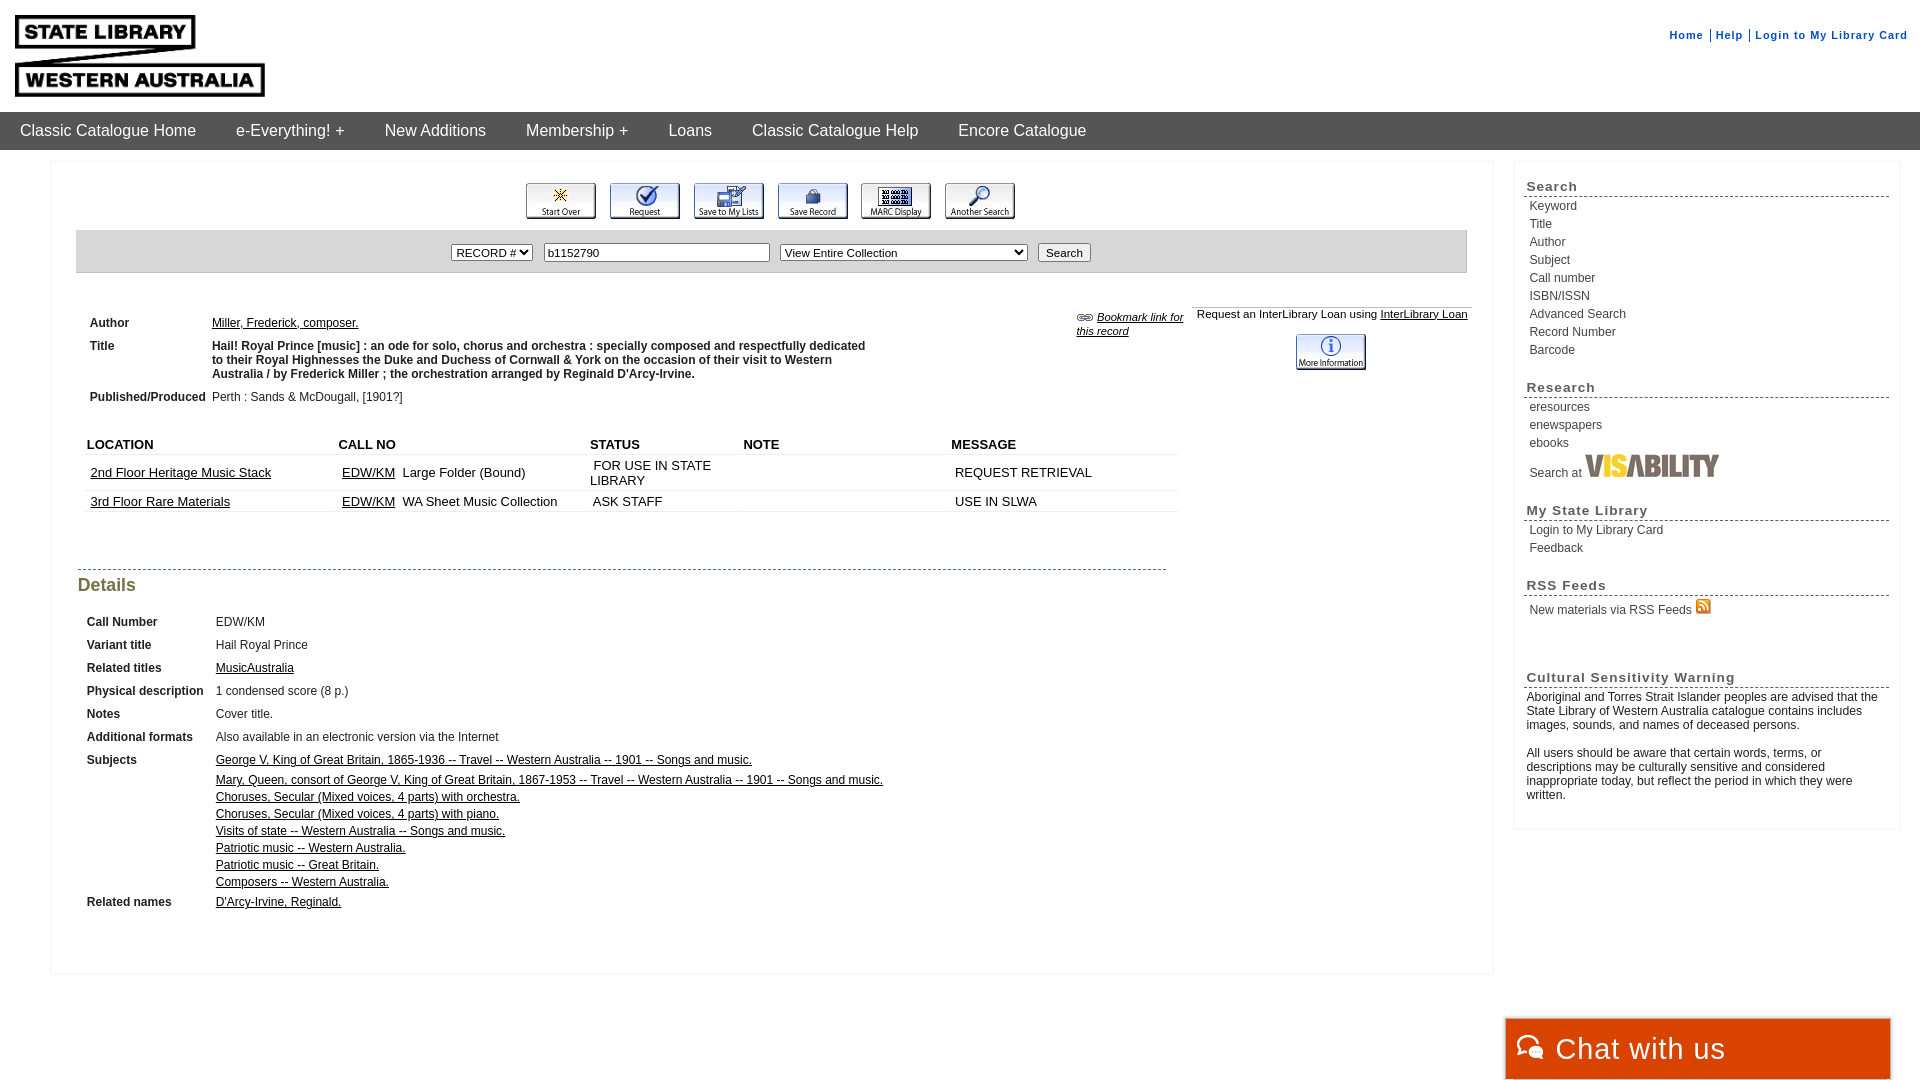 Image resolution: width=1920 pixels, height=1080 pixels. Describe the element at coordinates (180, 472) in the screenshot. I see `'2nd Floor Heritage Music Stack'` at that location.